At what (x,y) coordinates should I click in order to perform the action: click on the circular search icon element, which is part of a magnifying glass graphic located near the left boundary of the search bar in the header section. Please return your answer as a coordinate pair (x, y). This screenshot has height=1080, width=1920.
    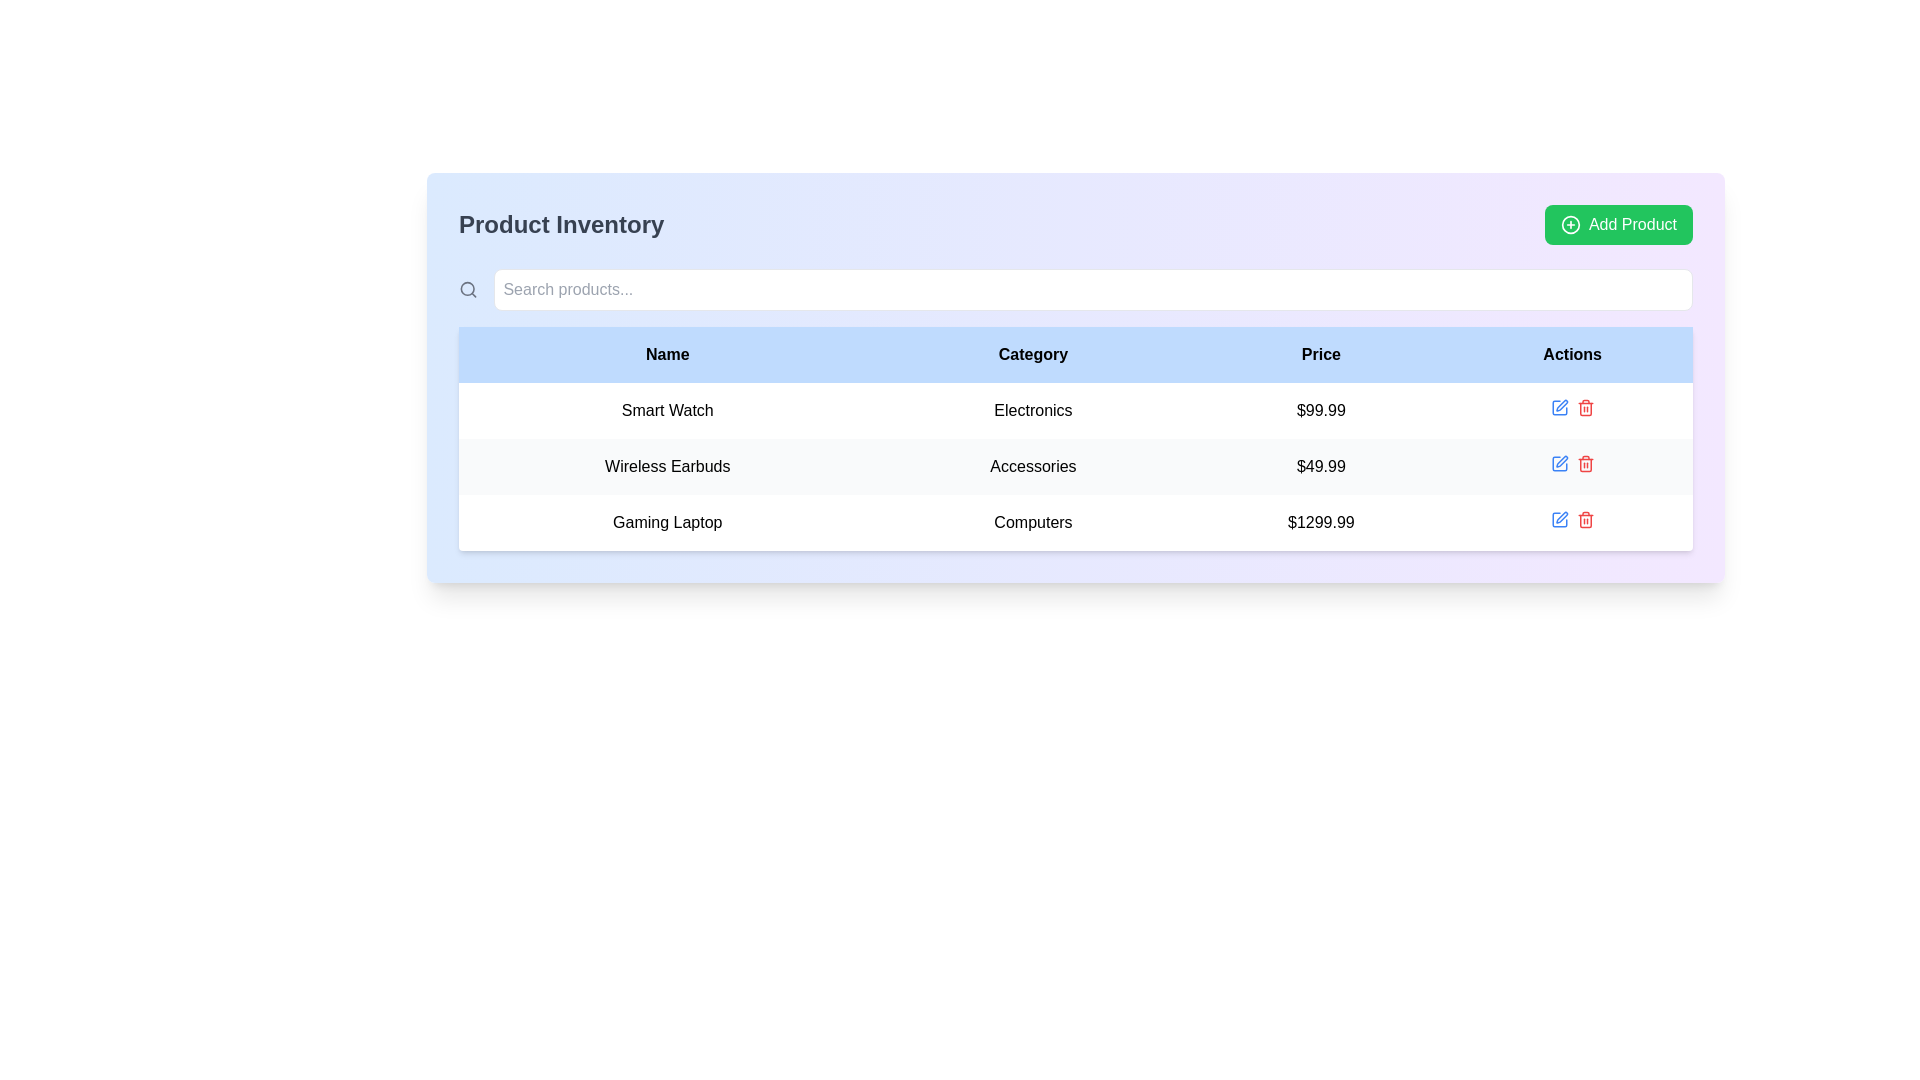
    Looking at the image, I should click on (466, 289).